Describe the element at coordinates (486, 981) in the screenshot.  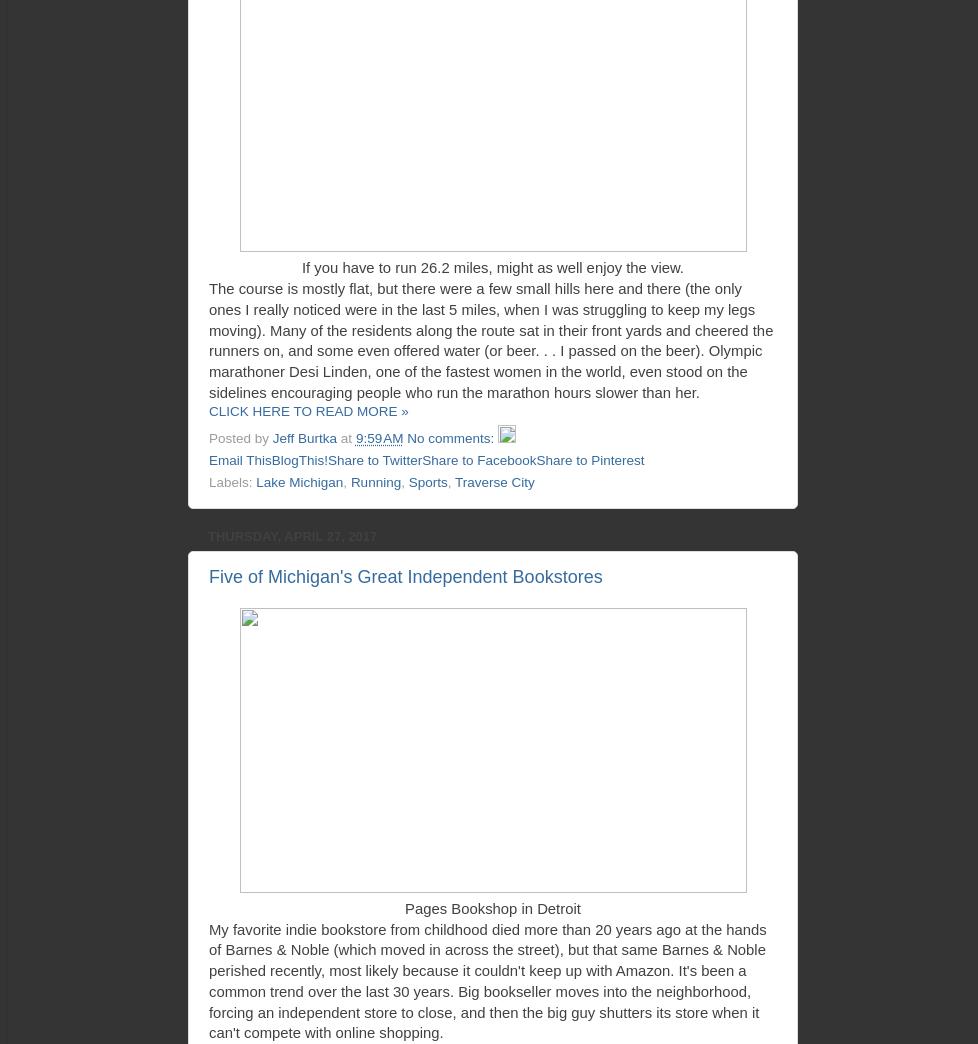
I see `'My favorite indie bookstore from childhood died more than 20 years ago at the hands of Barnes & Noble (which moved in across the street), but that same Barnes & Noble perished recently, most likely because it couldn't keep up with Amazon. It's been a common trend over the last 30 years. Big bookseller moves into the neighborhood, forcing an independent store to close, and then the big guy shutters its store when it can't compete with online shopping.'` at that location.